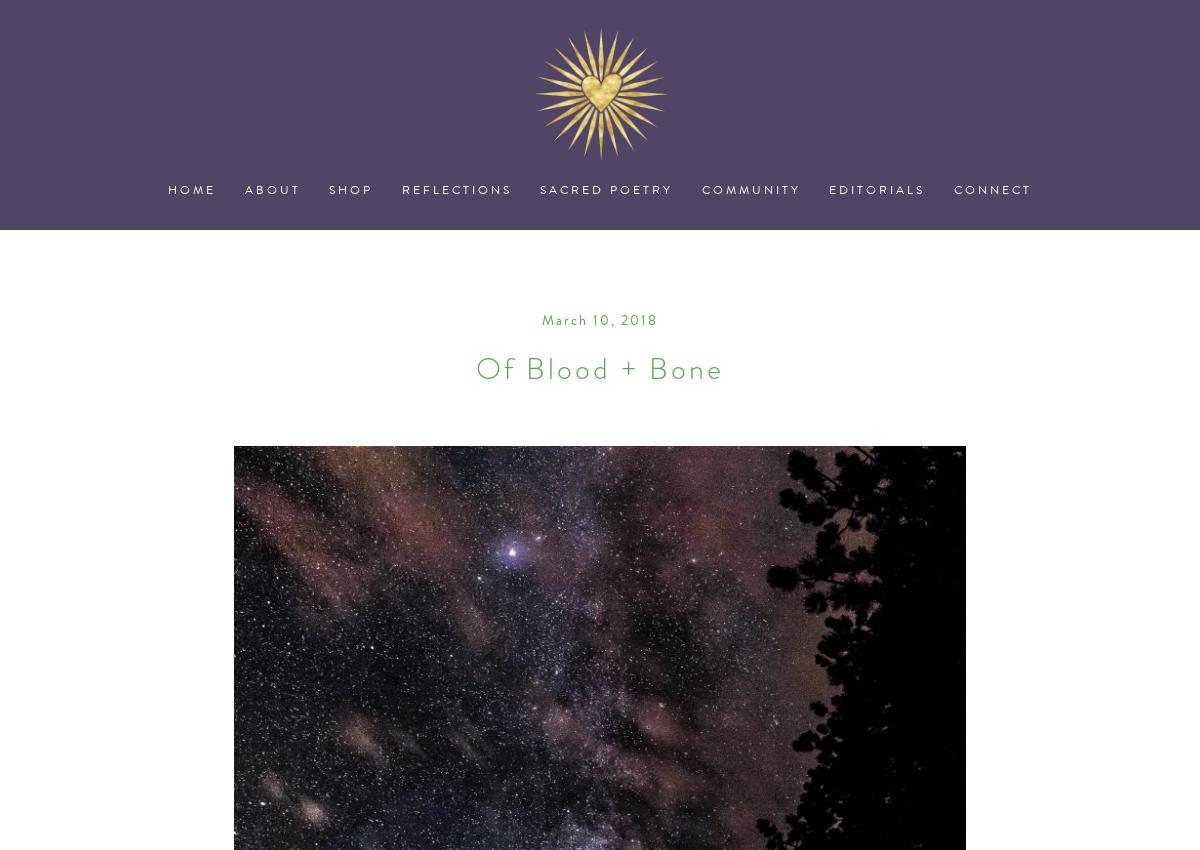 The height and width of the screenshot is (850, 1200). What do you see at coordinates (606, 188) in the screenshot?
I see `'Sacred Poetry'` at bounding box center [606, 188].